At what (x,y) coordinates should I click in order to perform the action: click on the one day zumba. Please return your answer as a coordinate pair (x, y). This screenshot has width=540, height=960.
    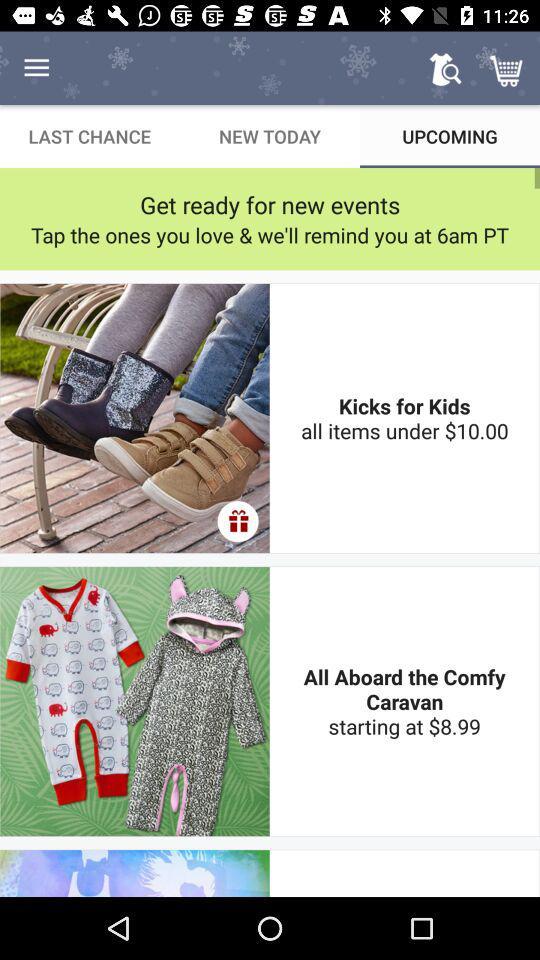
    Looking at the image, I should click on (404, 872).